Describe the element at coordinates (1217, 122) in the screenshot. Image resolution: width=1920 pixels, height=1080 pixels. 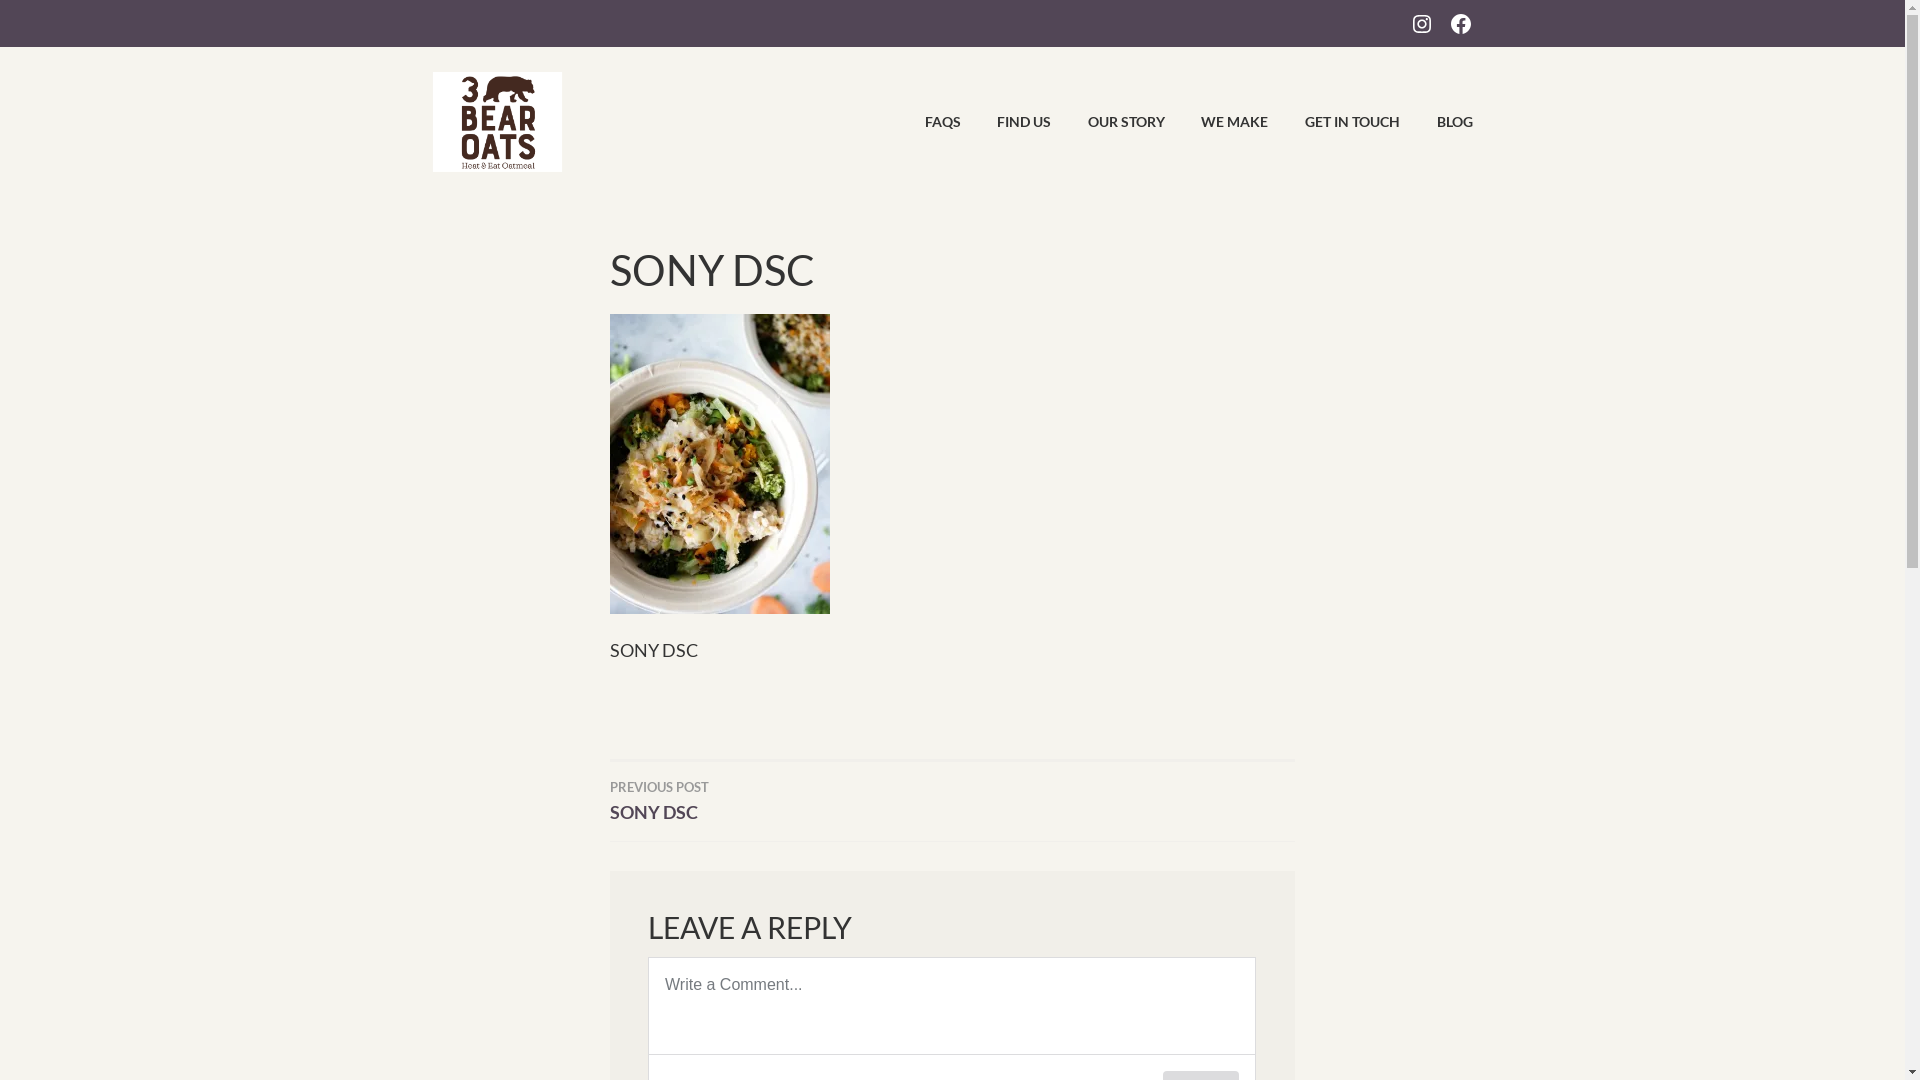
I see `'WE MAKE'` at that location.